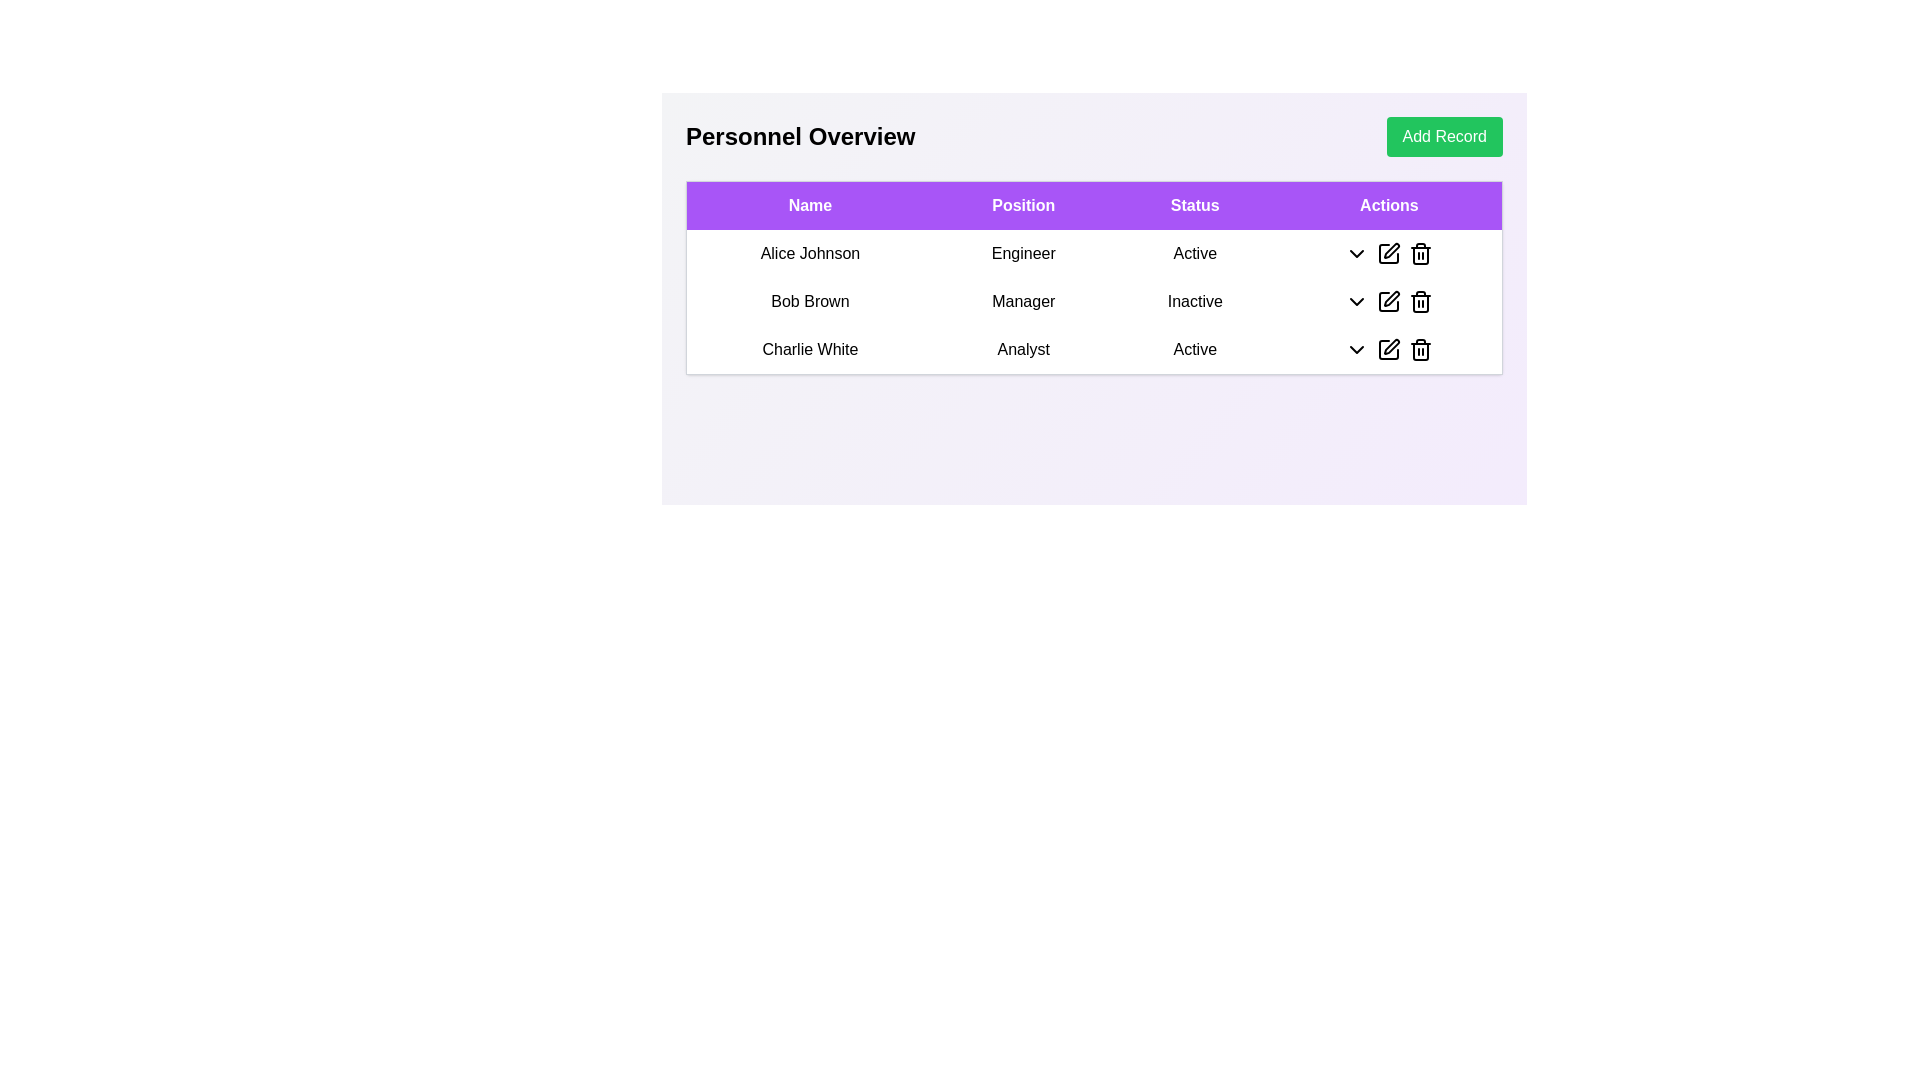 The height and width of the screenshot is (1080, 1920). What do you see at coordinates (1023, 301) in the screenshot?
I see `the text label displaying 'Manager' located in the second row of the table under the 'Position' column, positioned between 'Bob Brown' and 'Inactive'` at bounding box center [1023, 301].